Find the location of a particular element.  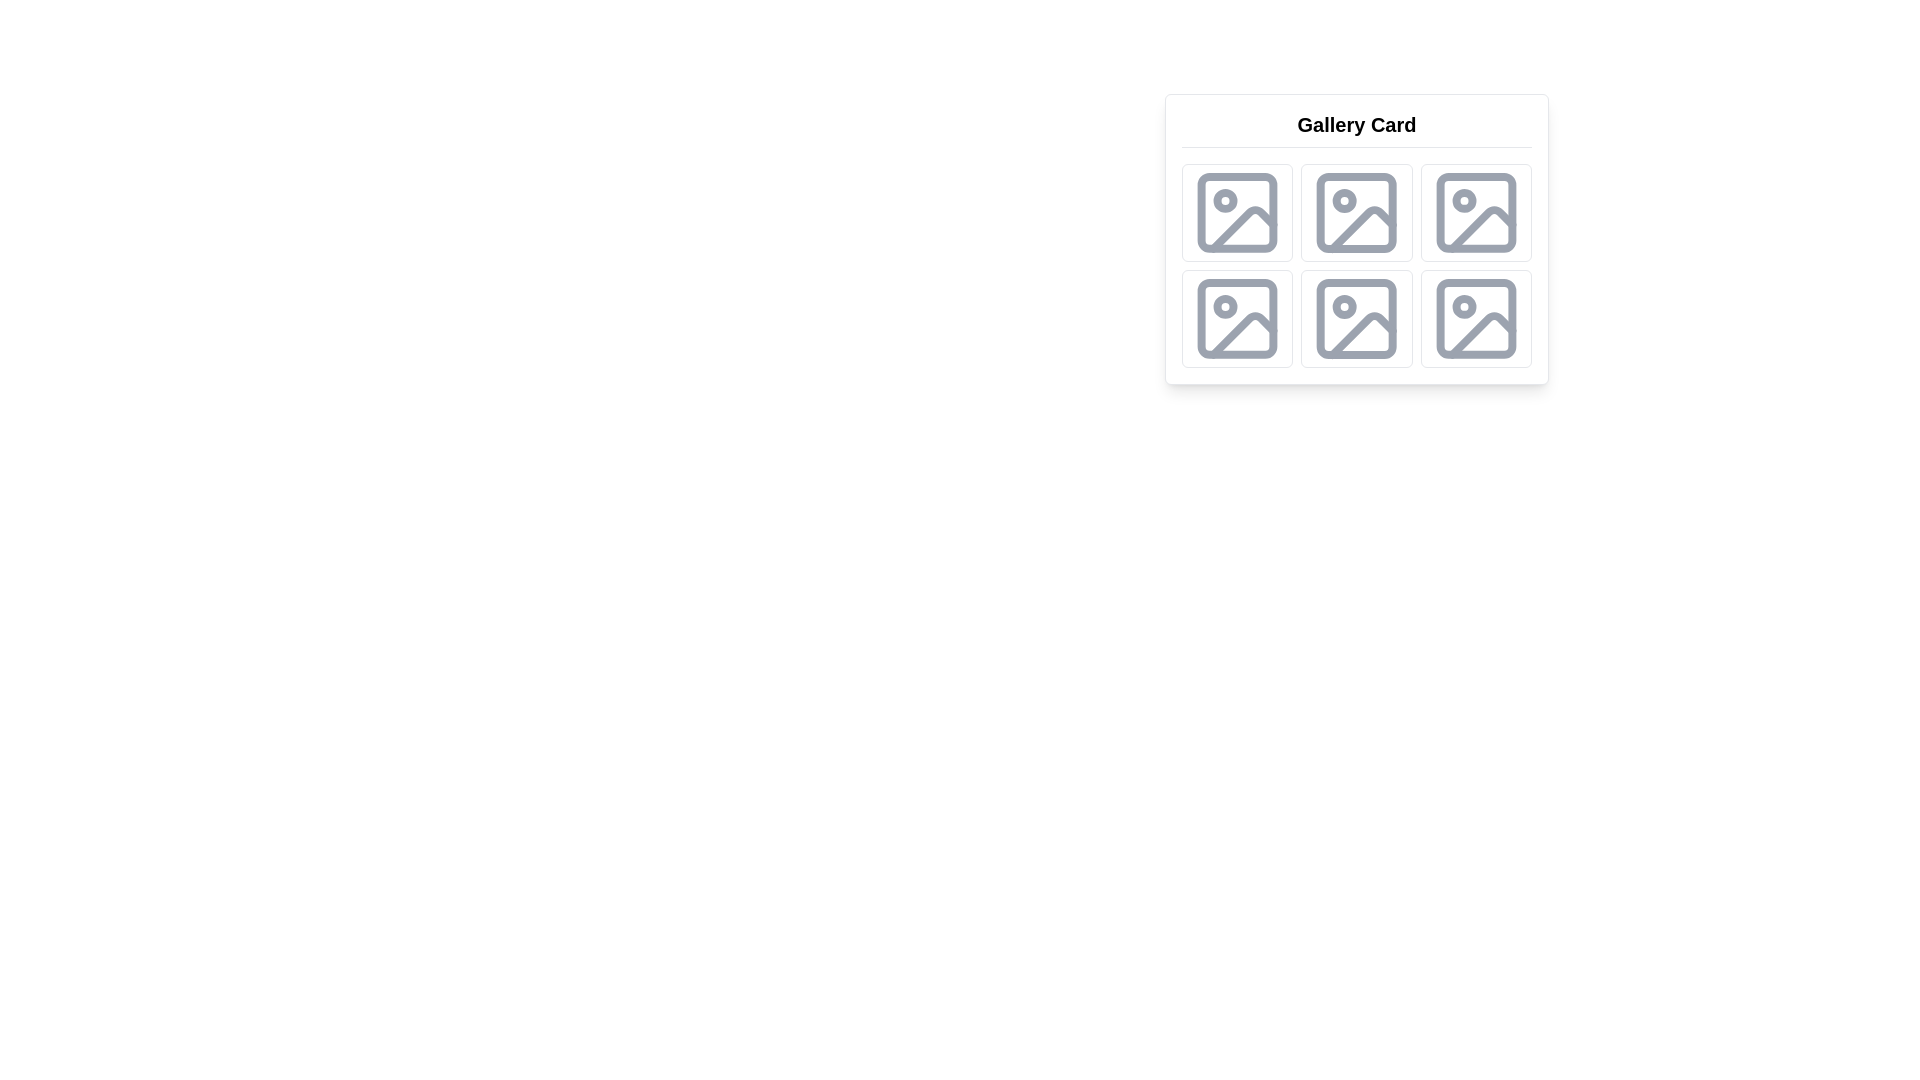

the decorative graphical element located at the top-left of the grid containing picture-like icons, which serves as part of the framing of an image is located at coordinates (1236, 212).